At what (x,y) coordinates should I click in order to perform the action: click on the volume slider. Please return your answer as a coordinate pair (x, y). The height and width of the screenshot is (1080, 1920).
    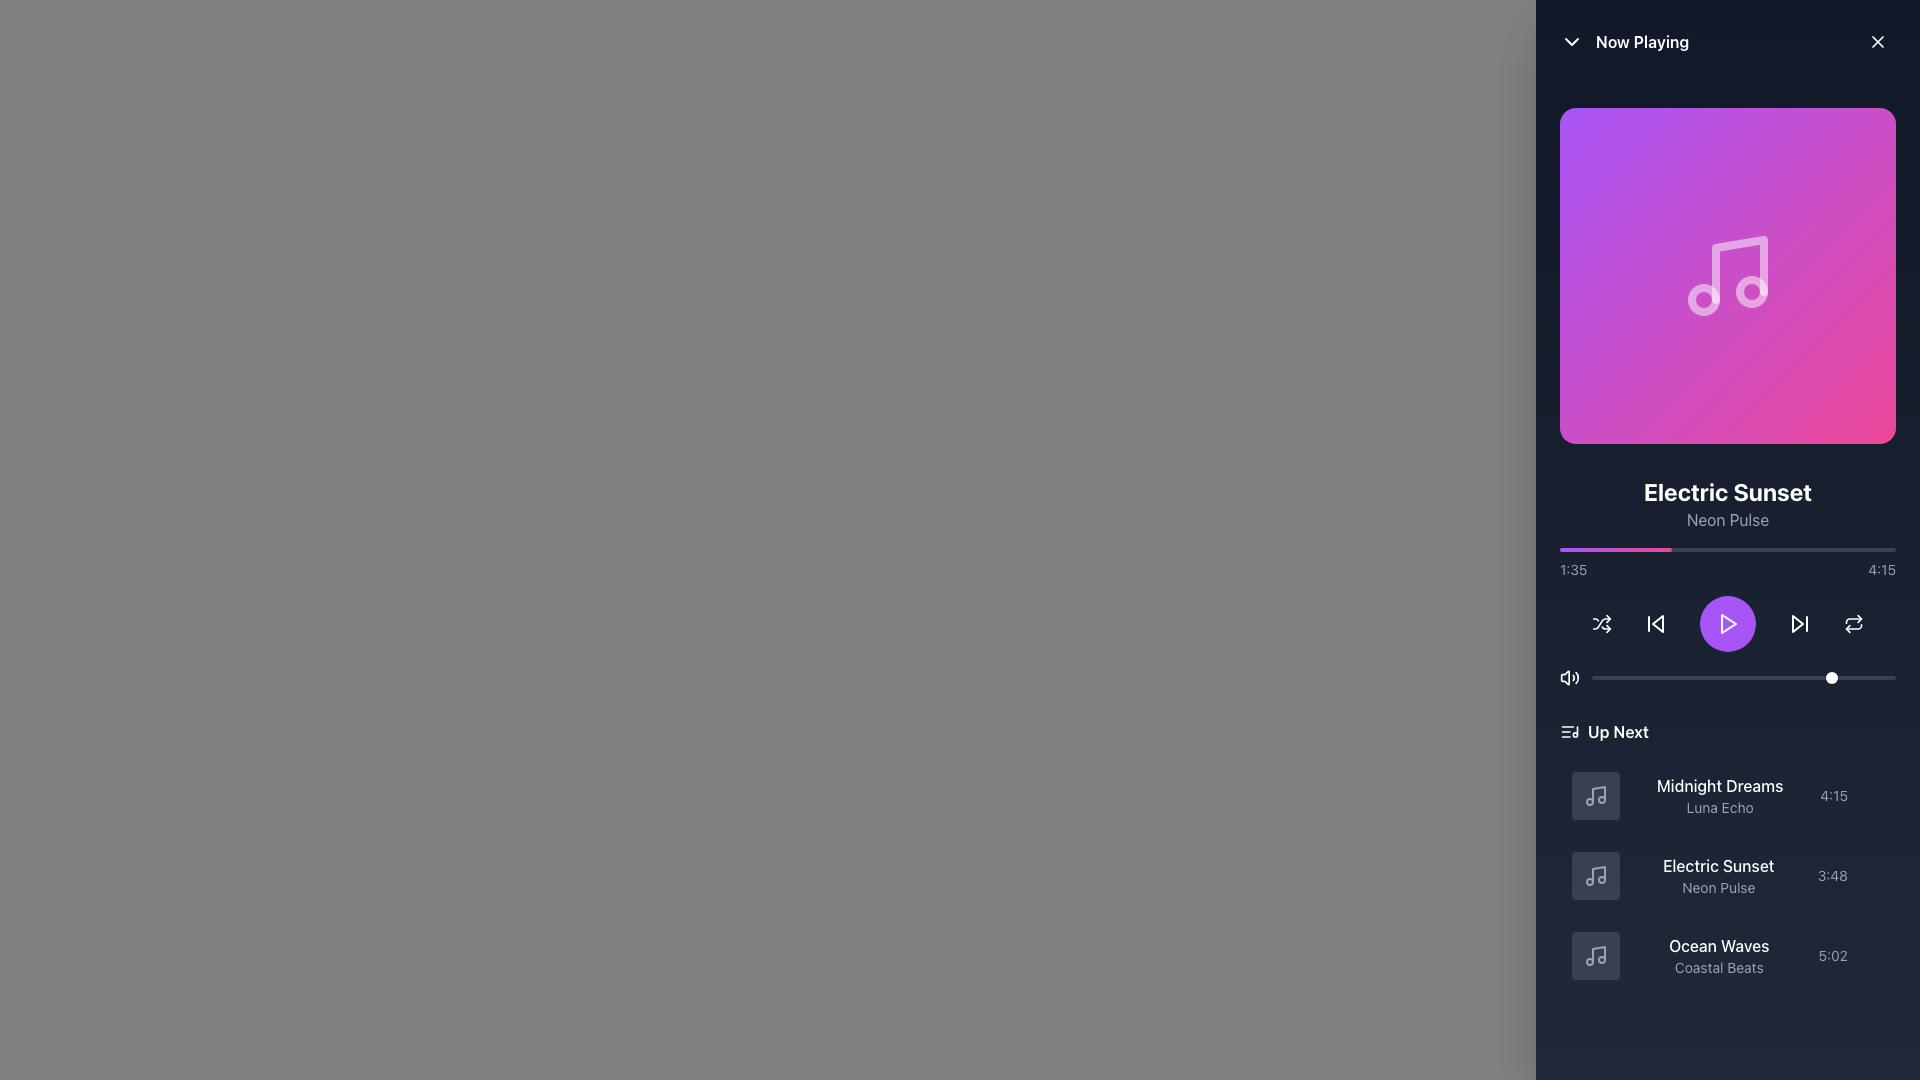
    Looking at the image, I should click on (1876, 677).